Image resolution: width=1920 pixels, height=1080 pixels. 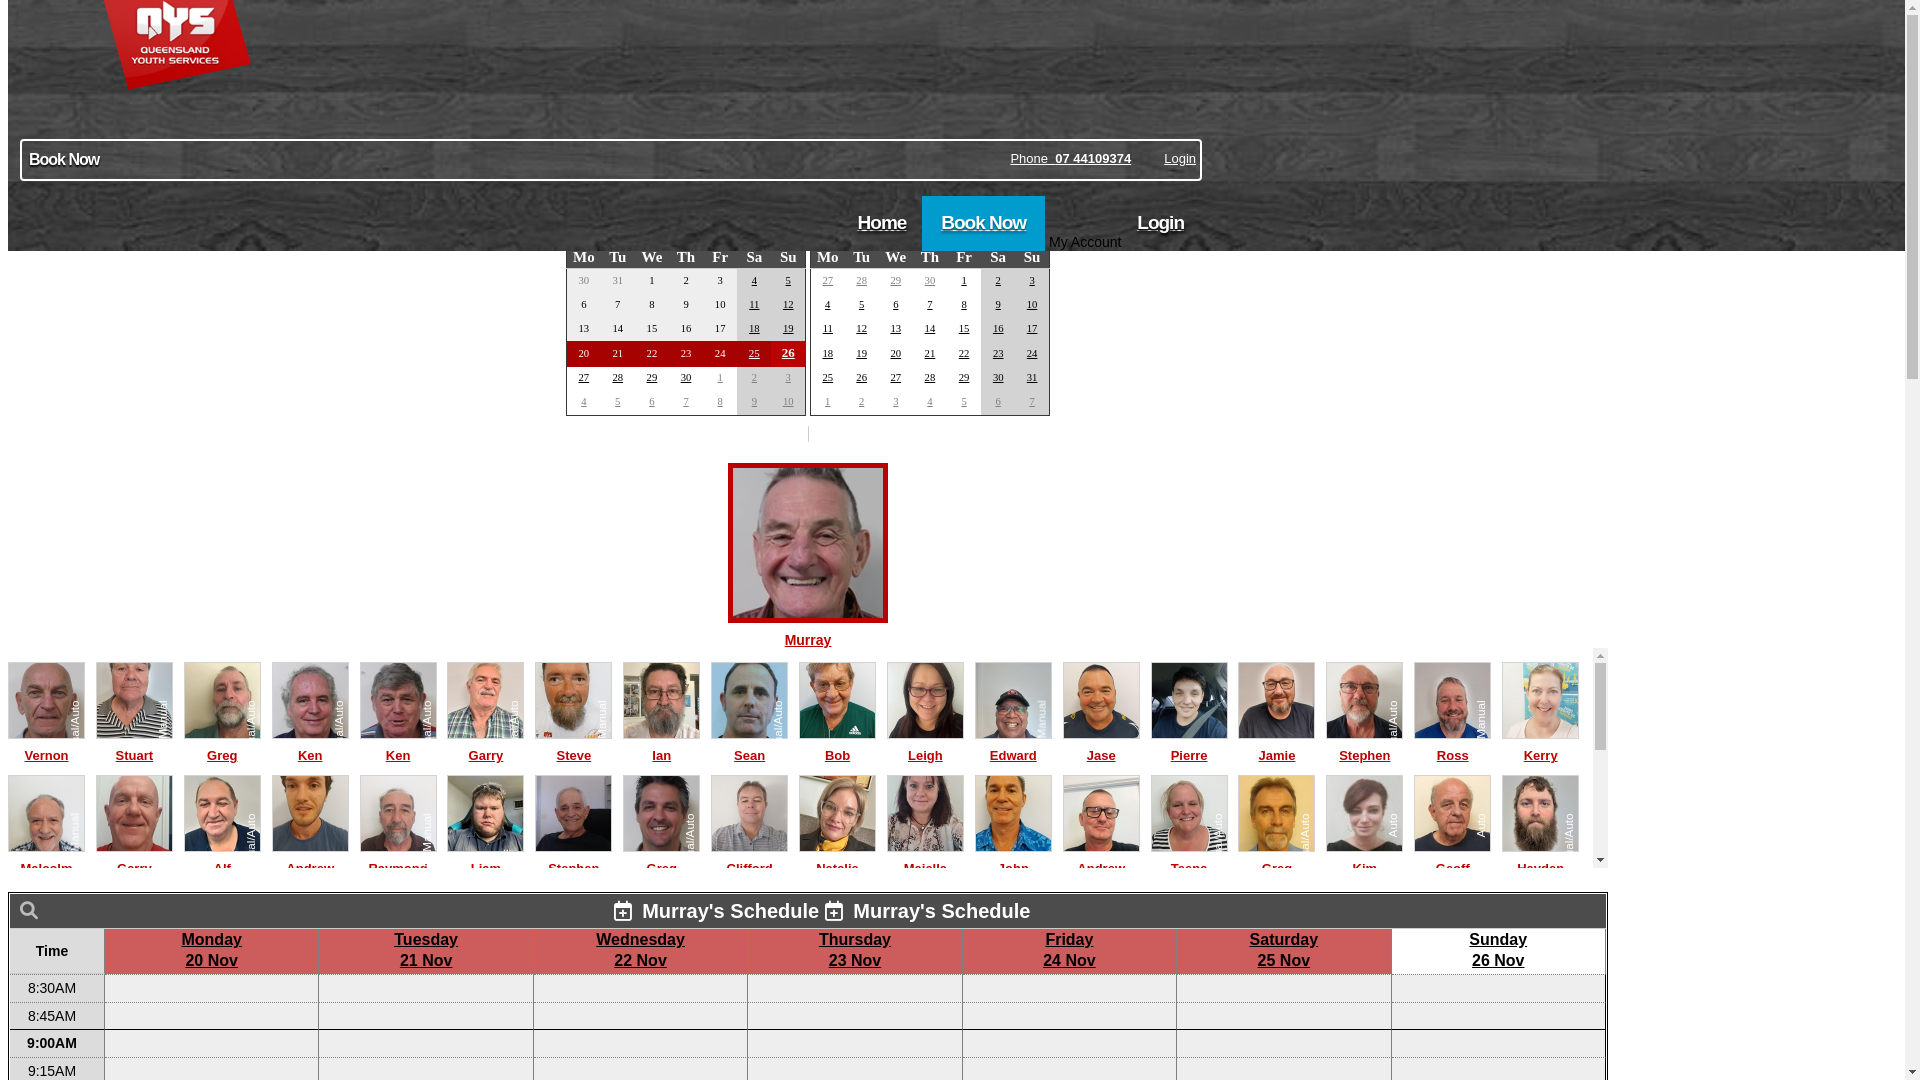 I want to click on 'Nathan, so click(x=622, y=970).